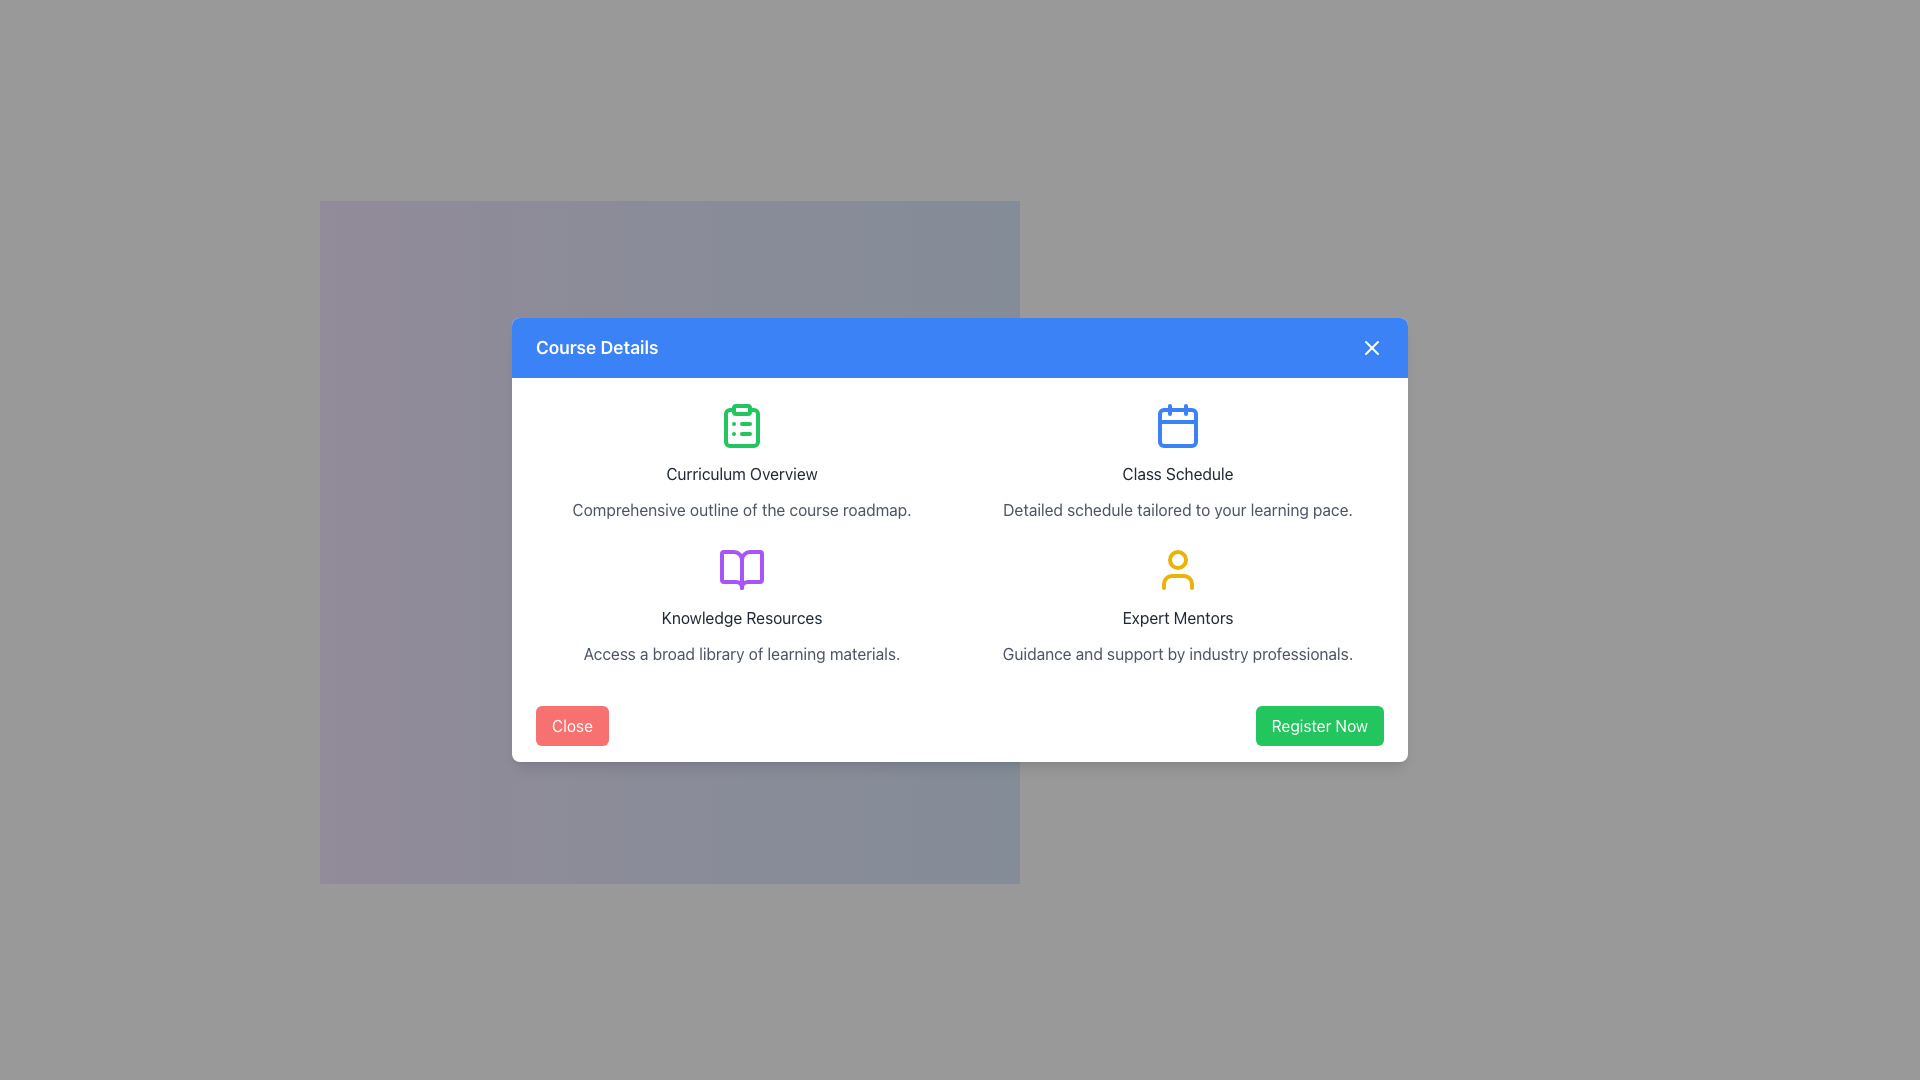 This screenshot has width=1920, height=1080. I want to click on the 'Curriculum Overview' icon that represents a checklist, located at the top of its group, centered horizontally above the heading and description, so click(741, 424).